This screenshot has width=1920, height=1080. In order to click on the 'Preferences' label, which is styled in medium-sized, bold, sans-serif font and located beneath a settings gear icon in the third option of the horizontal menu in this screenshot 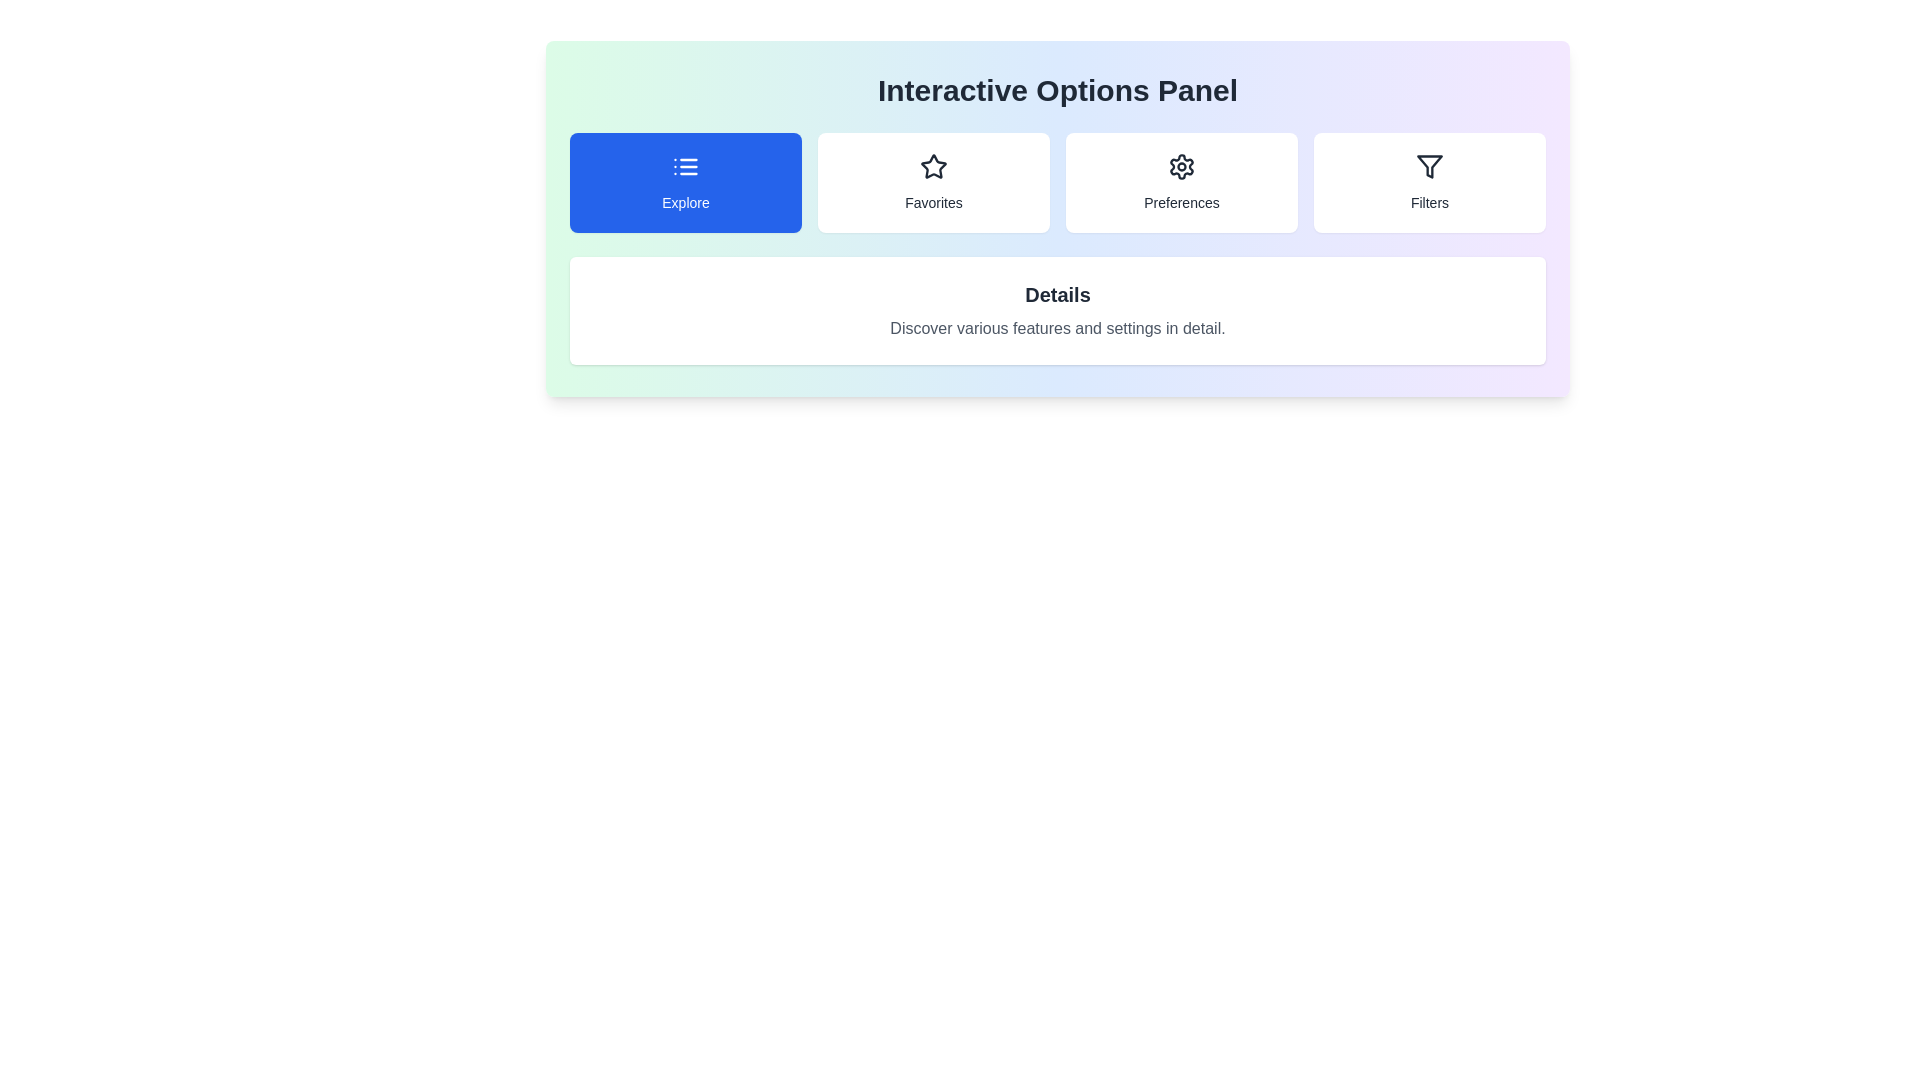, I will do `click(1181, 203)`.